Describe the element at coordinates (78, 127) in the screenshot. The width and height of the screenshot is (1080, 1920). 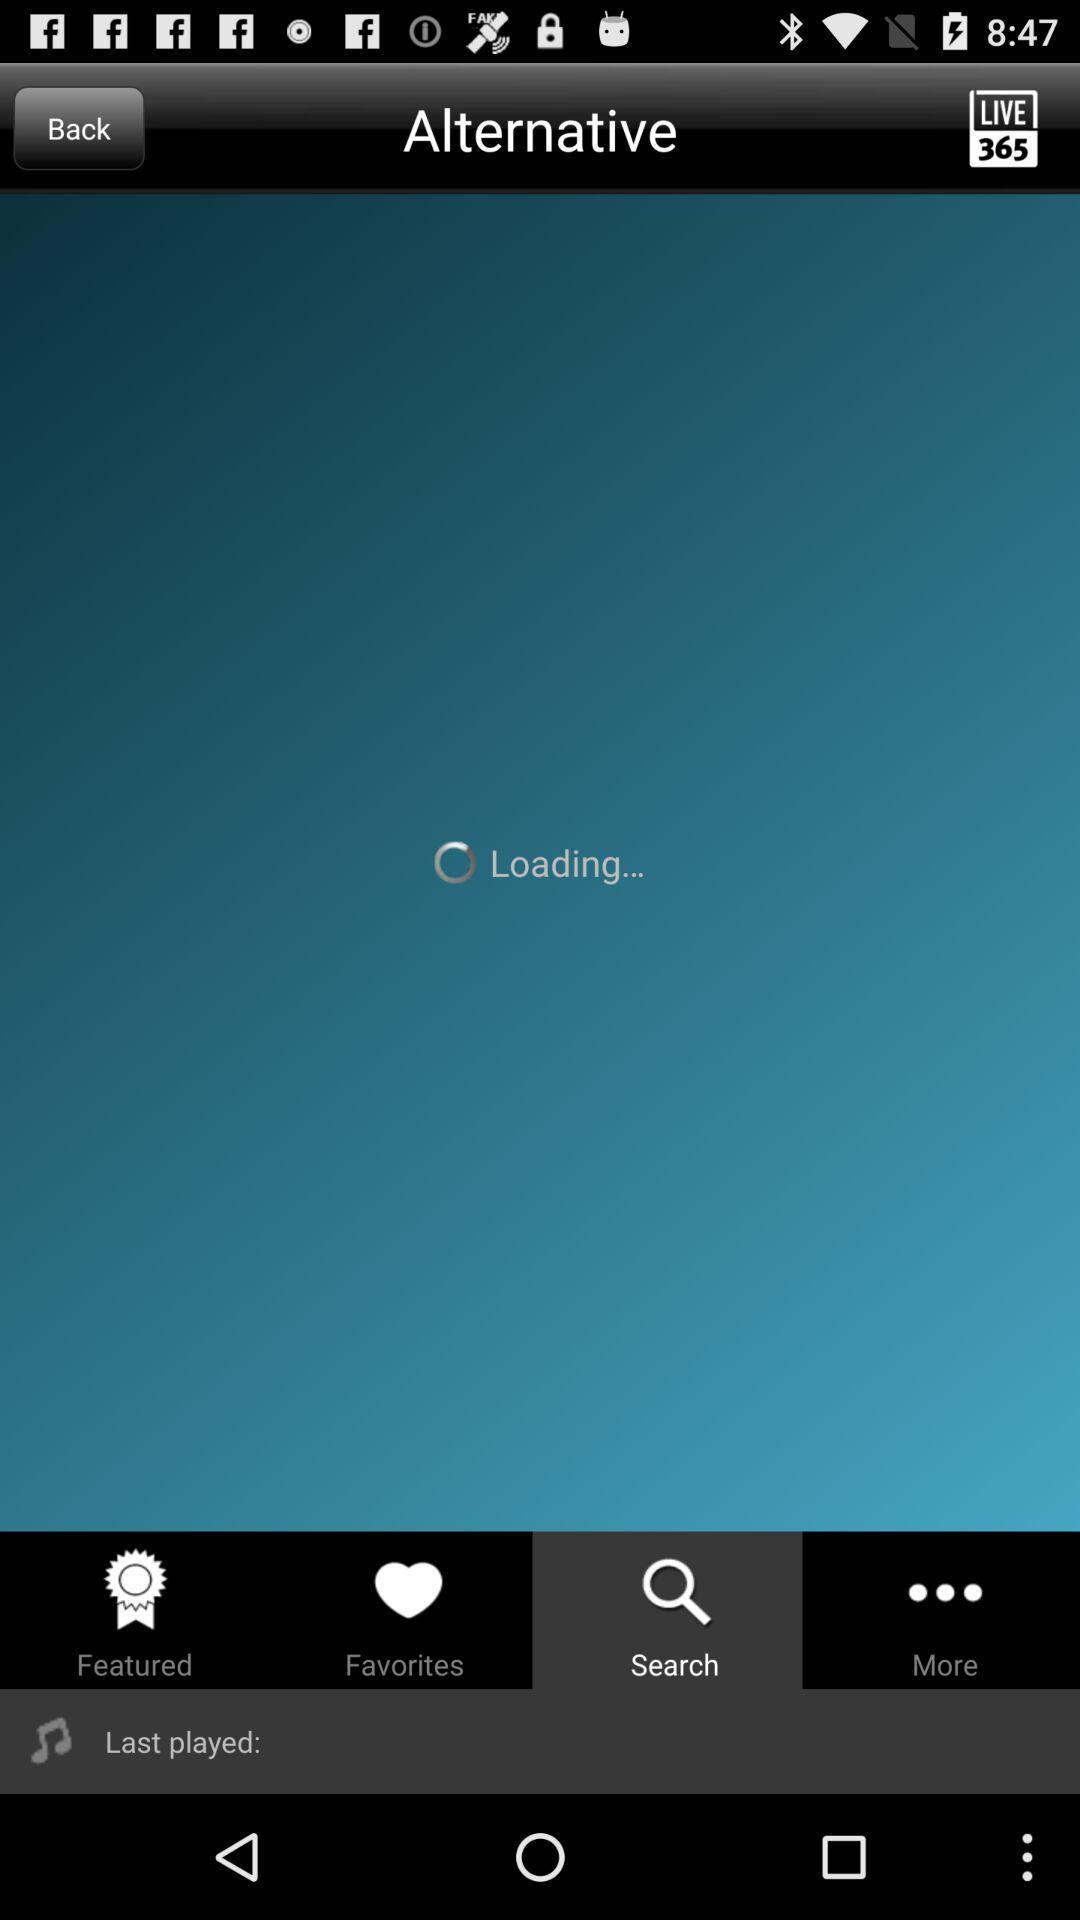
I see `the icon next to the alternative icon` at that location.